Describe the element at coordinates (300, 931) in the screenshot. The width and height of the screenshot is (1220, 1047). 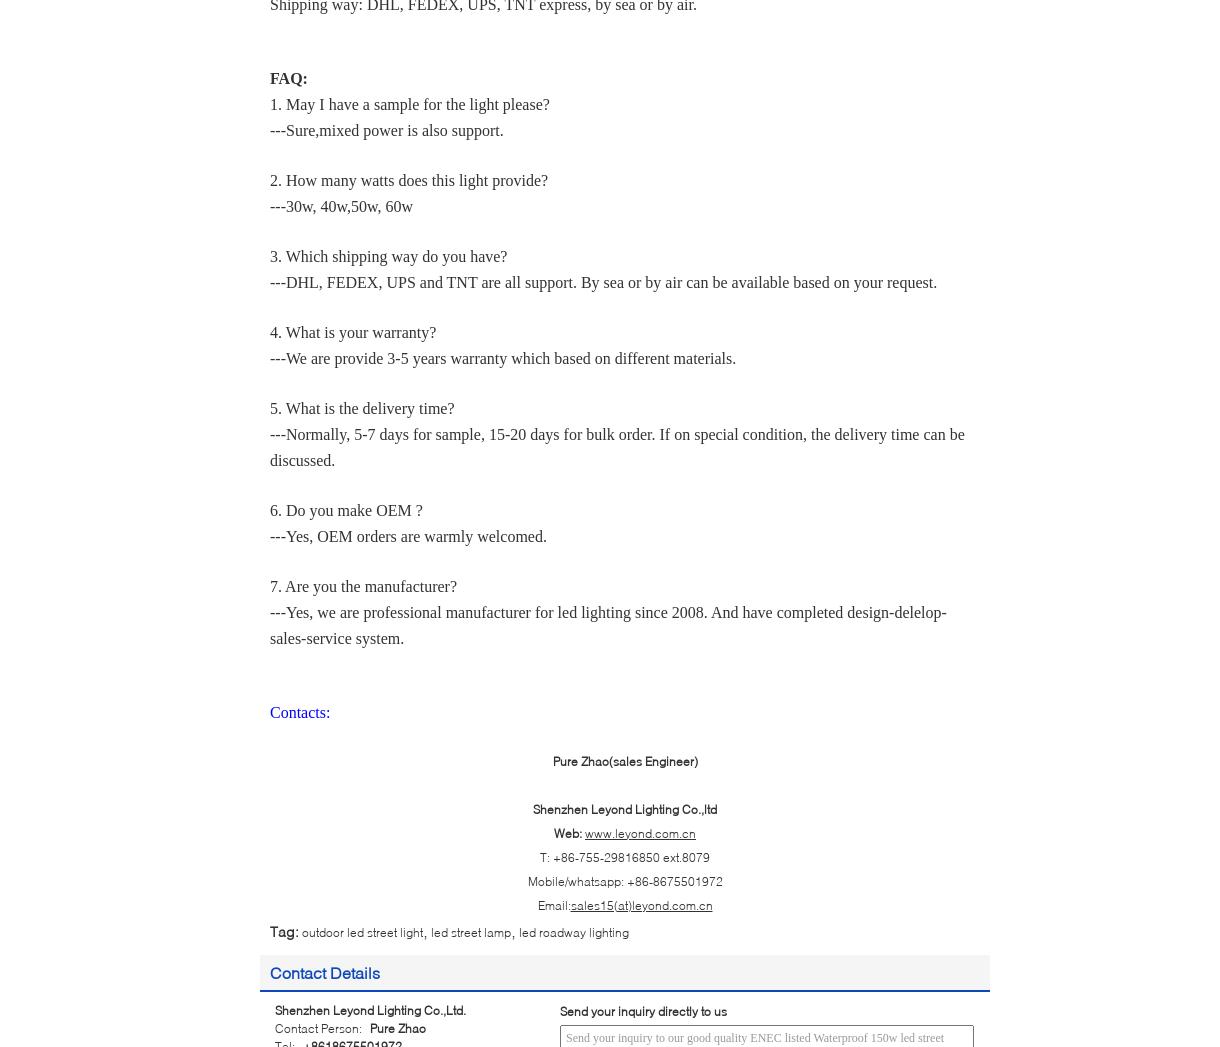
I see `'outdoor led street light'` at that location.